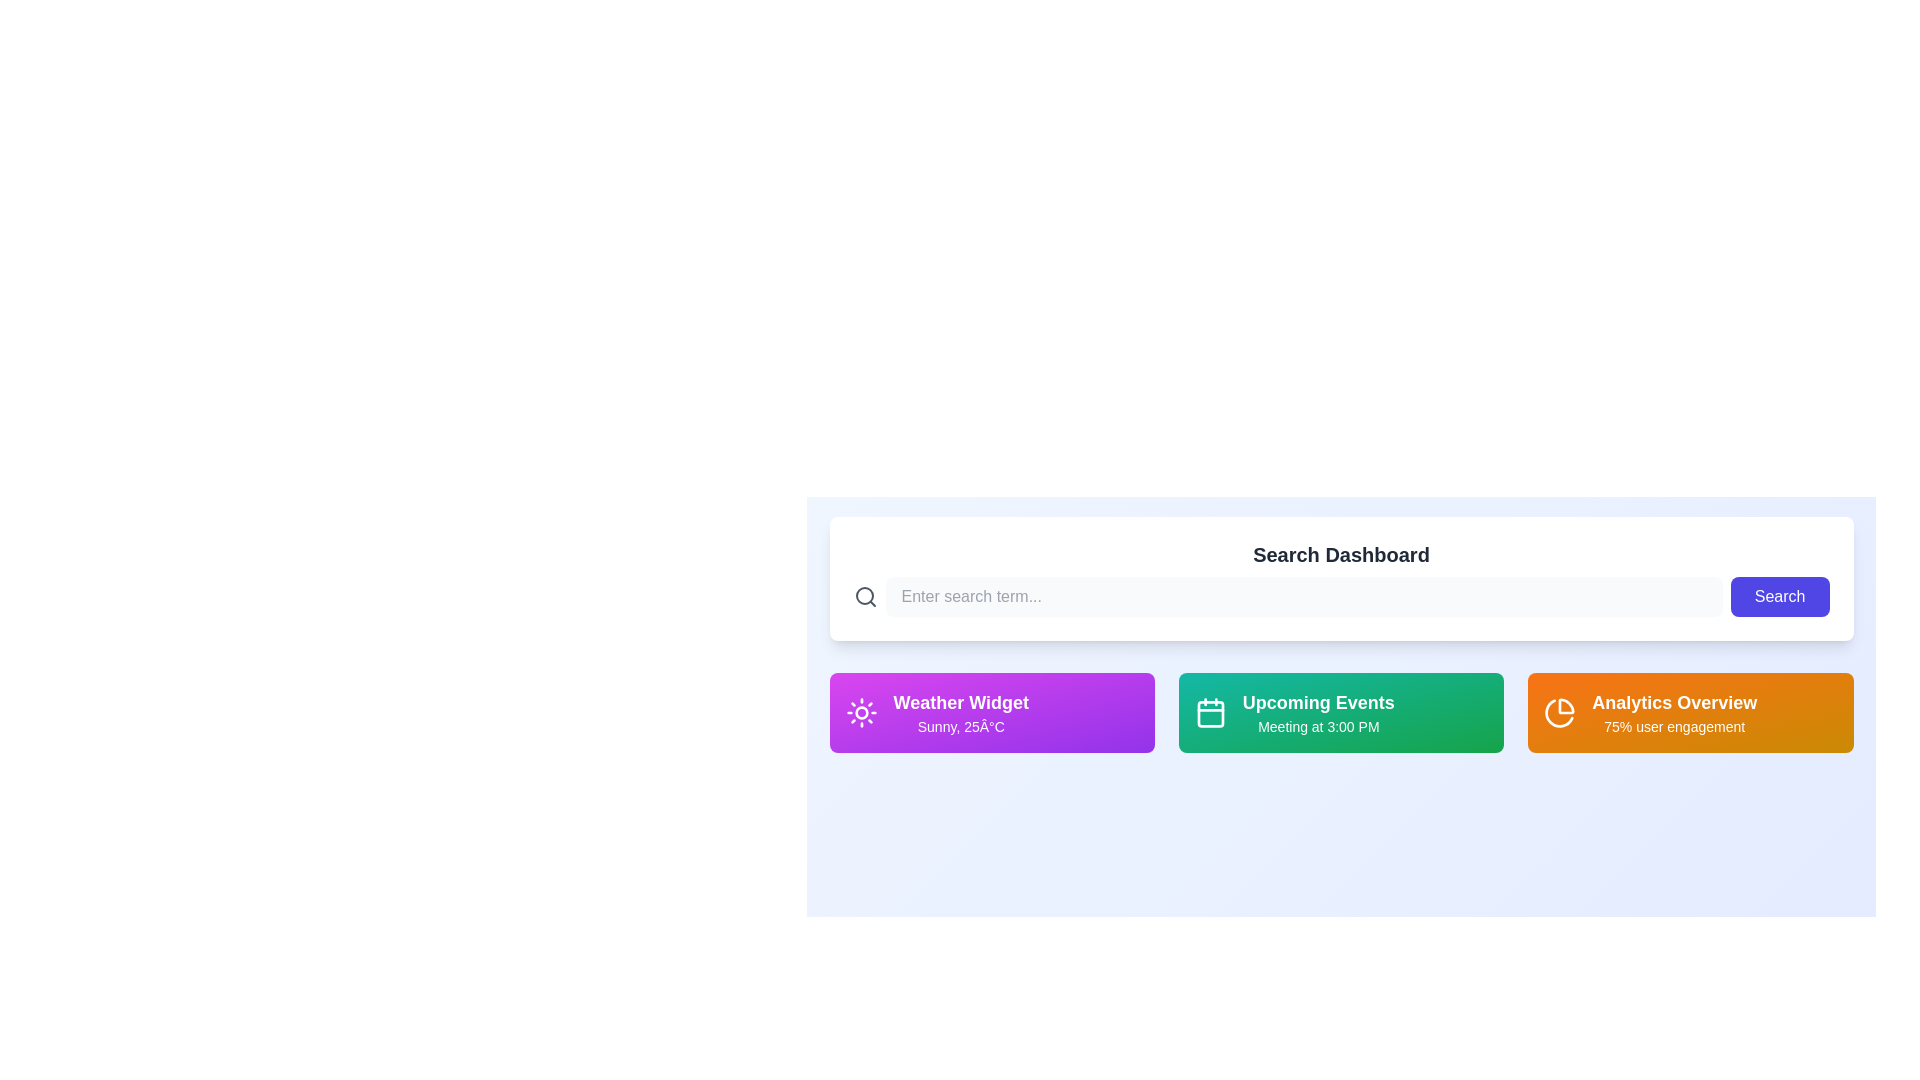  I want to click on the text label displaying 'Sunny, 25°C' which is part of the 'Weather Widget' in the top-left region of the dashboard, so click(961, 726).